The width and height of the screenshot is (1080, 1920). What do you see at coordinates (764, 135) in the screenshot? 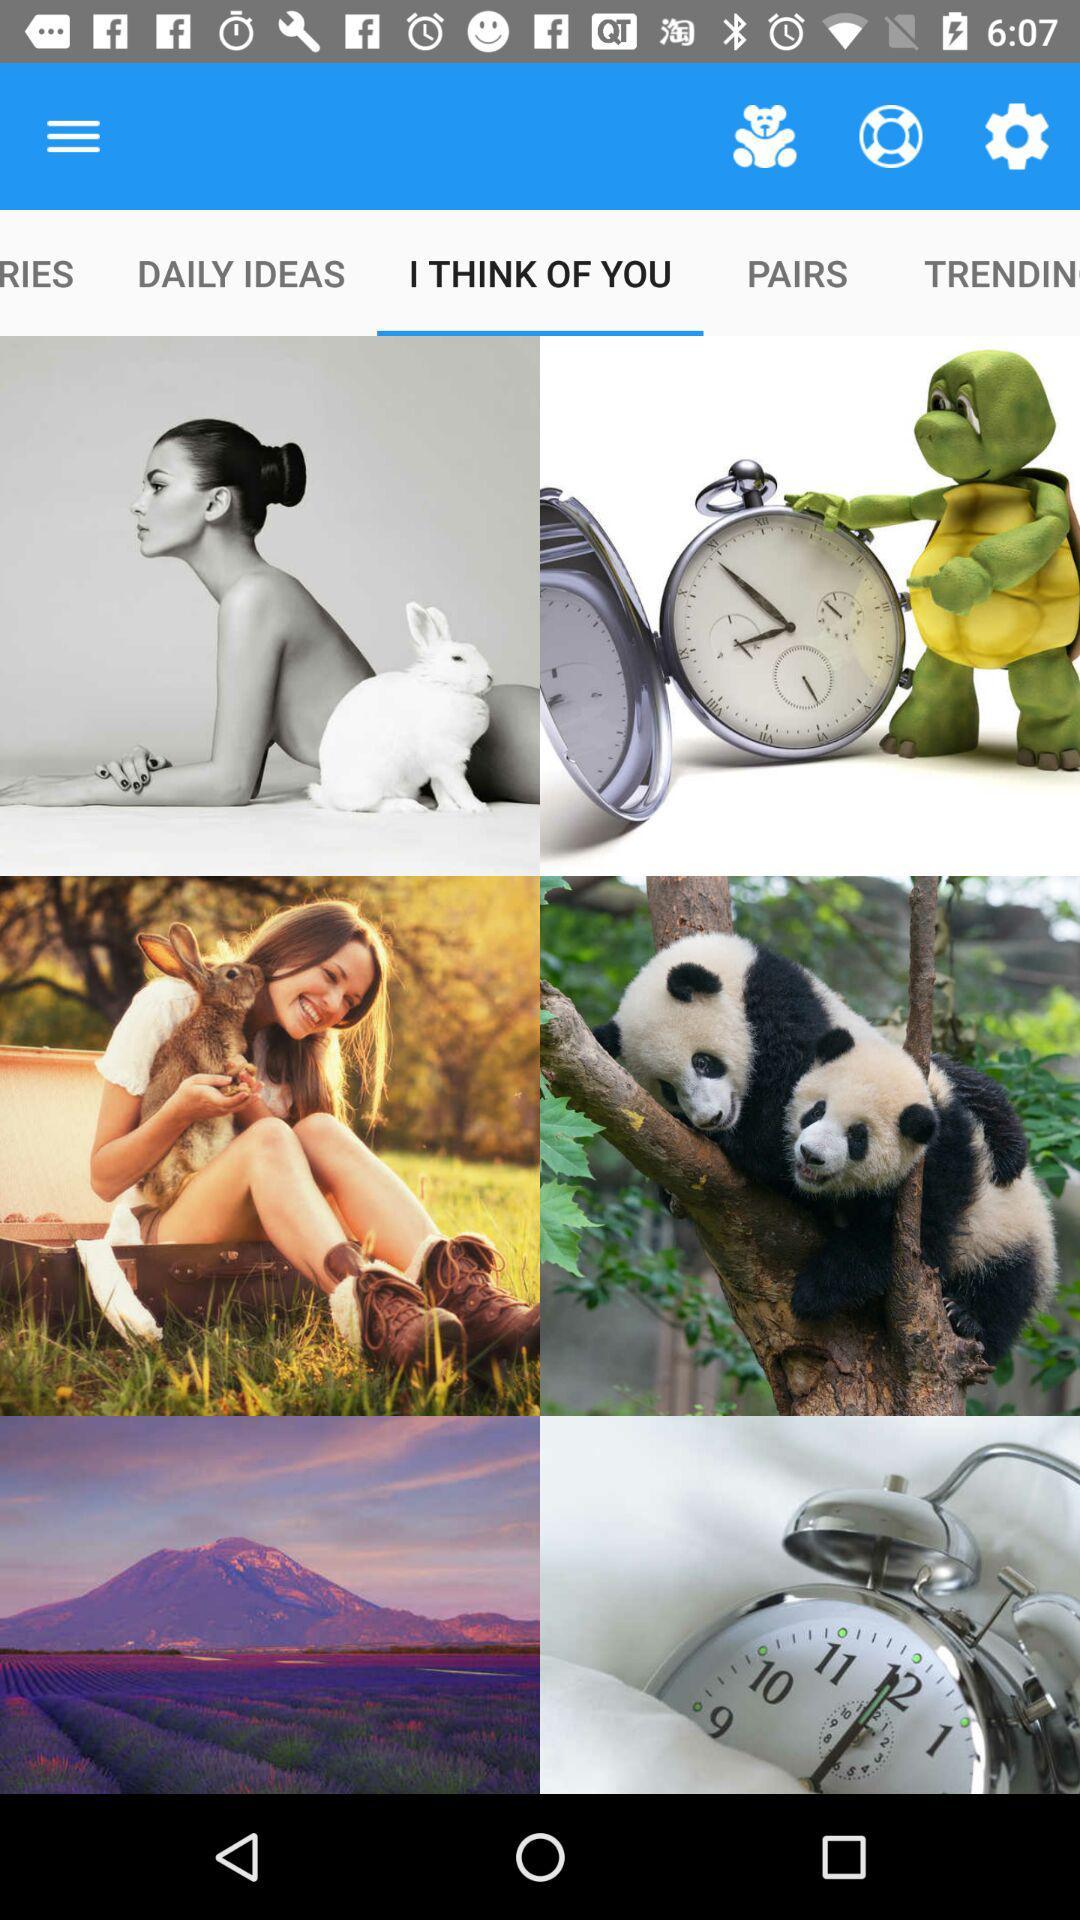
I see `item above pairs icon` at bounding box center [764, 135].